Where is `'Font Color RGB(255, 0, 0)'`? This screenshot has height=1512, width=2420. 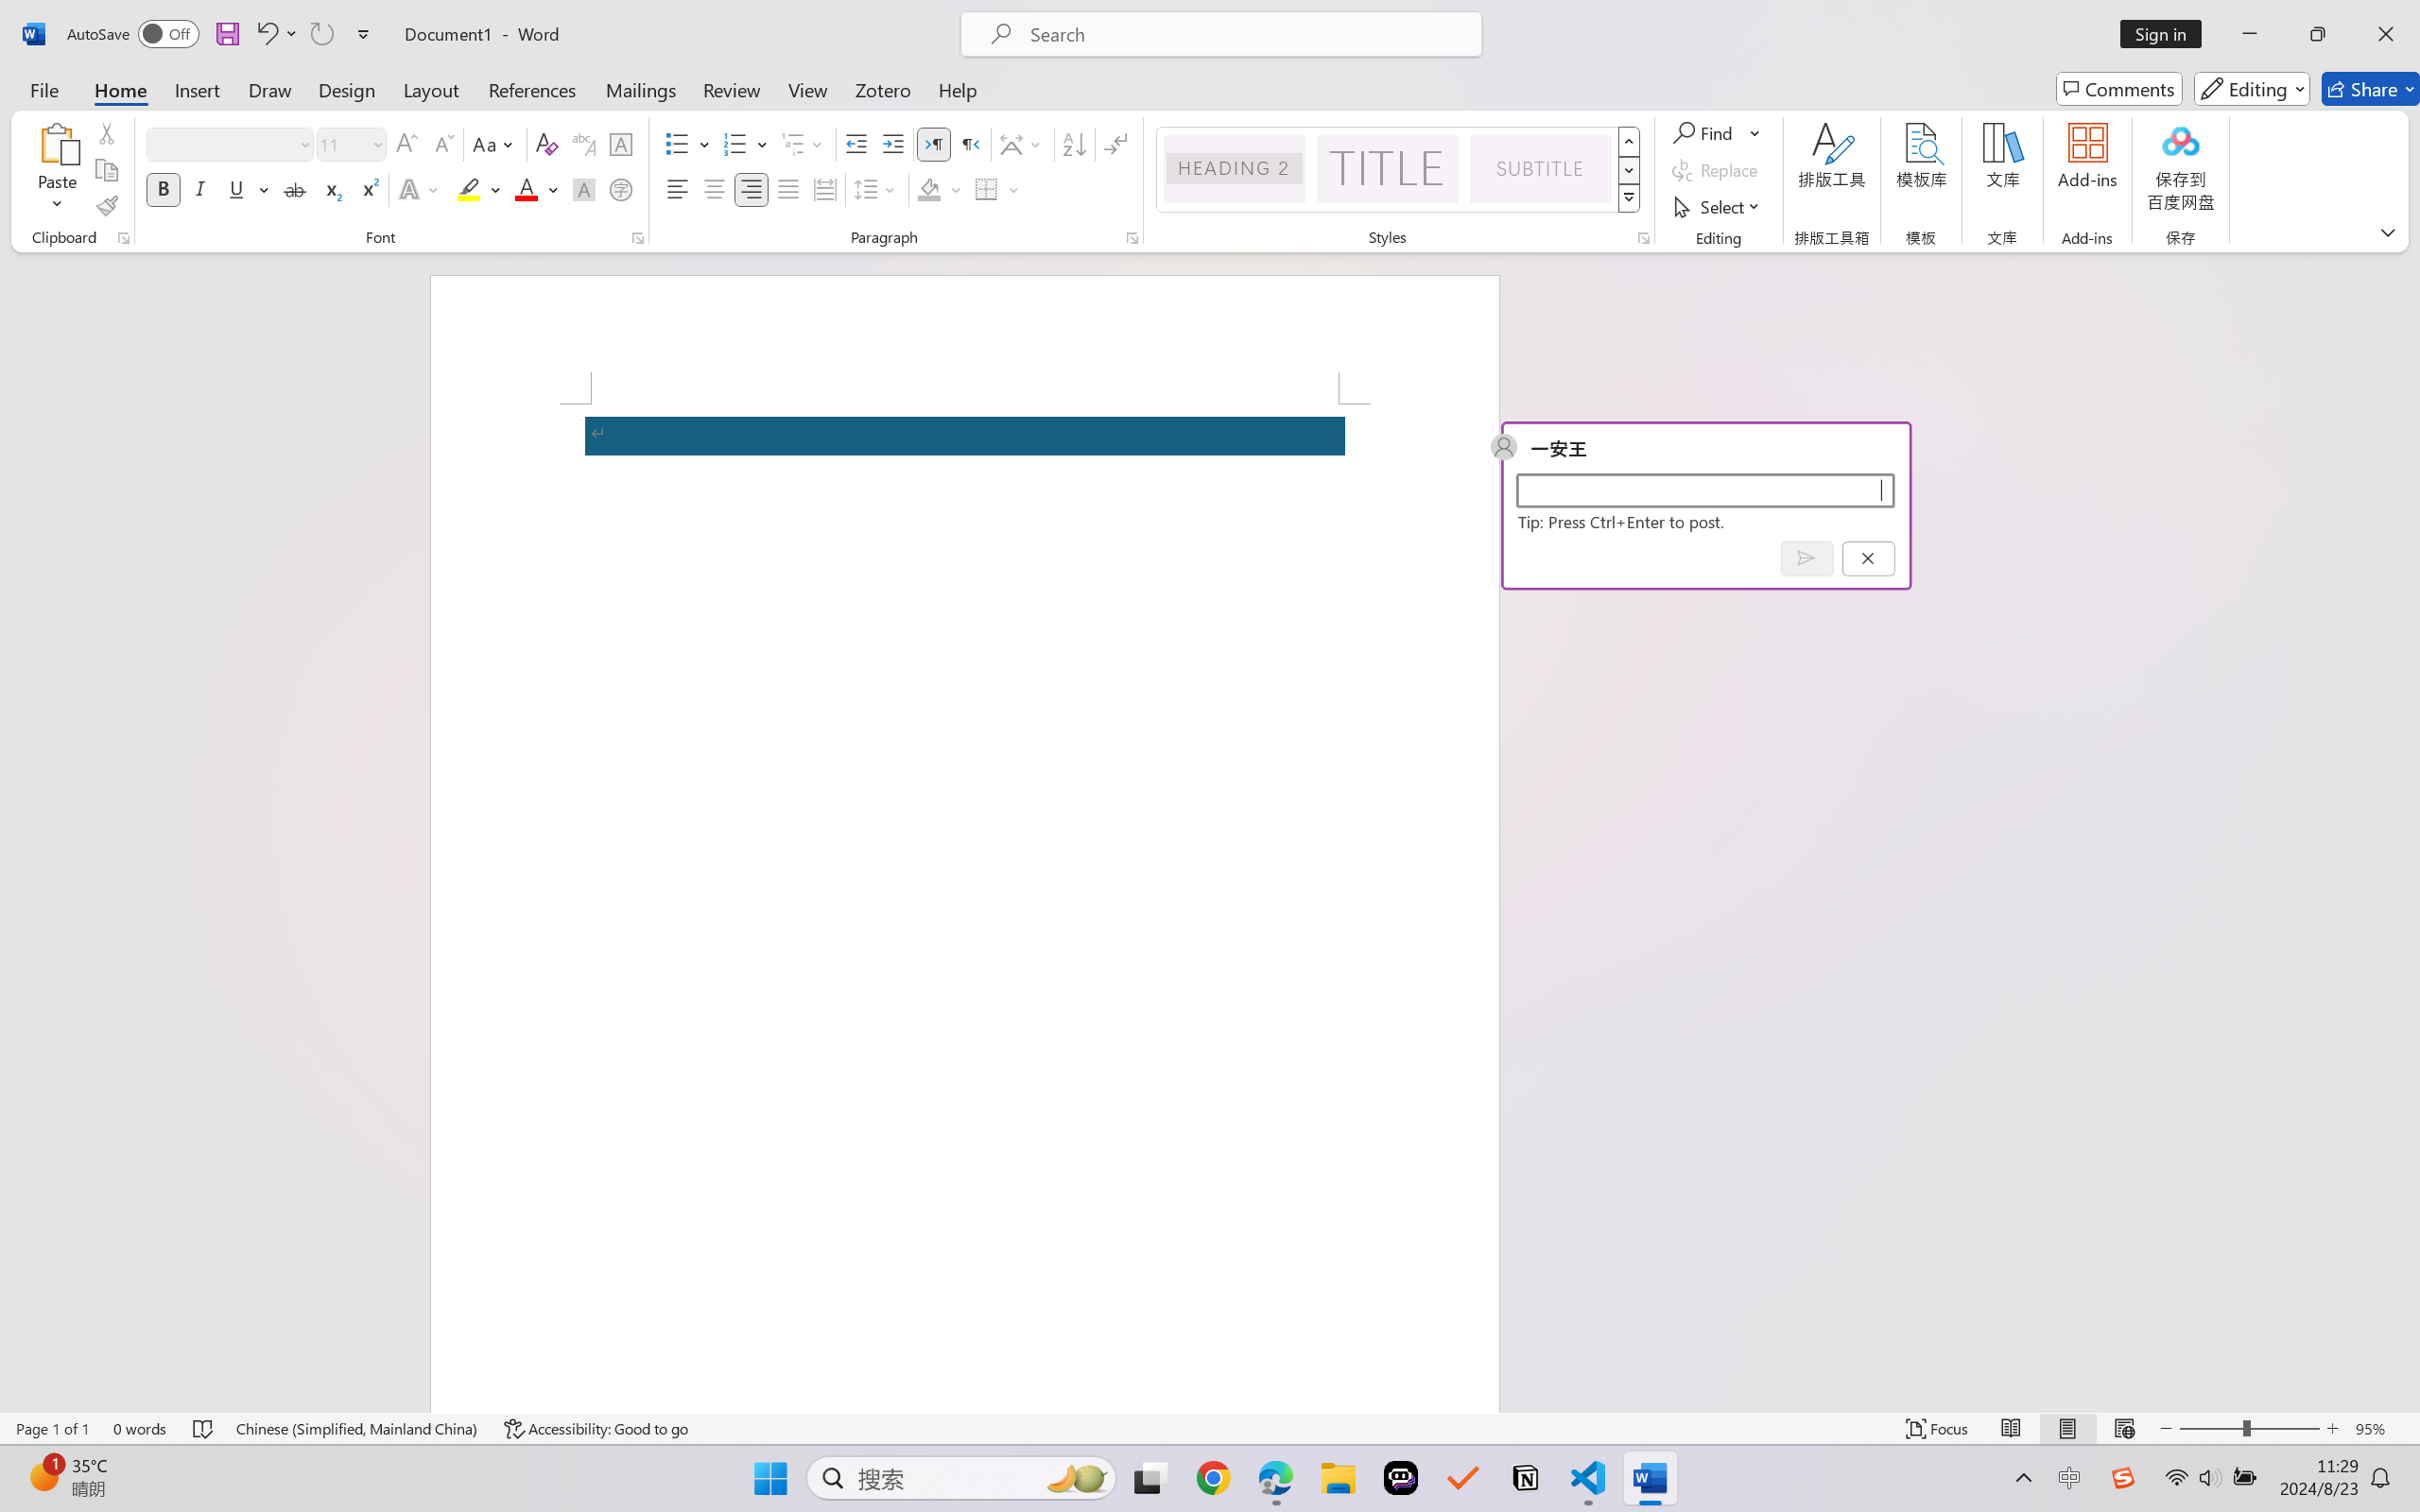 'Font Color RGB(255, 0, 0)' is located at coordinates (527, 188).